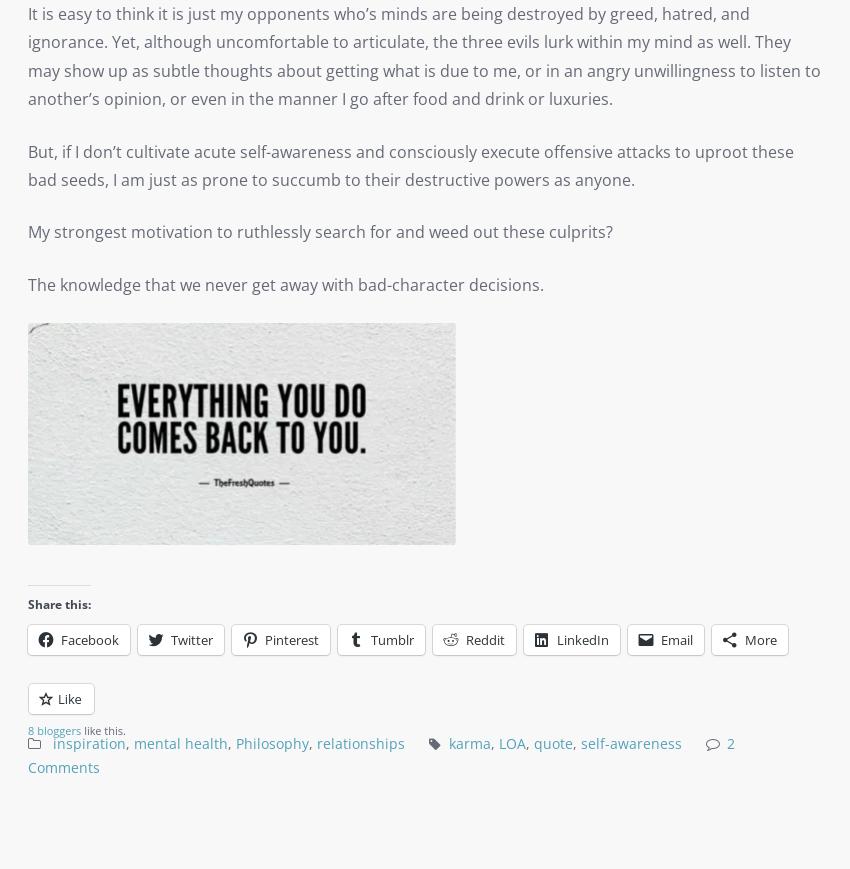  Describe the element at coordinates (285, 282) in the screenshot. I see `'The knowledge that we never get away with bad-character decisions.'` at that location.